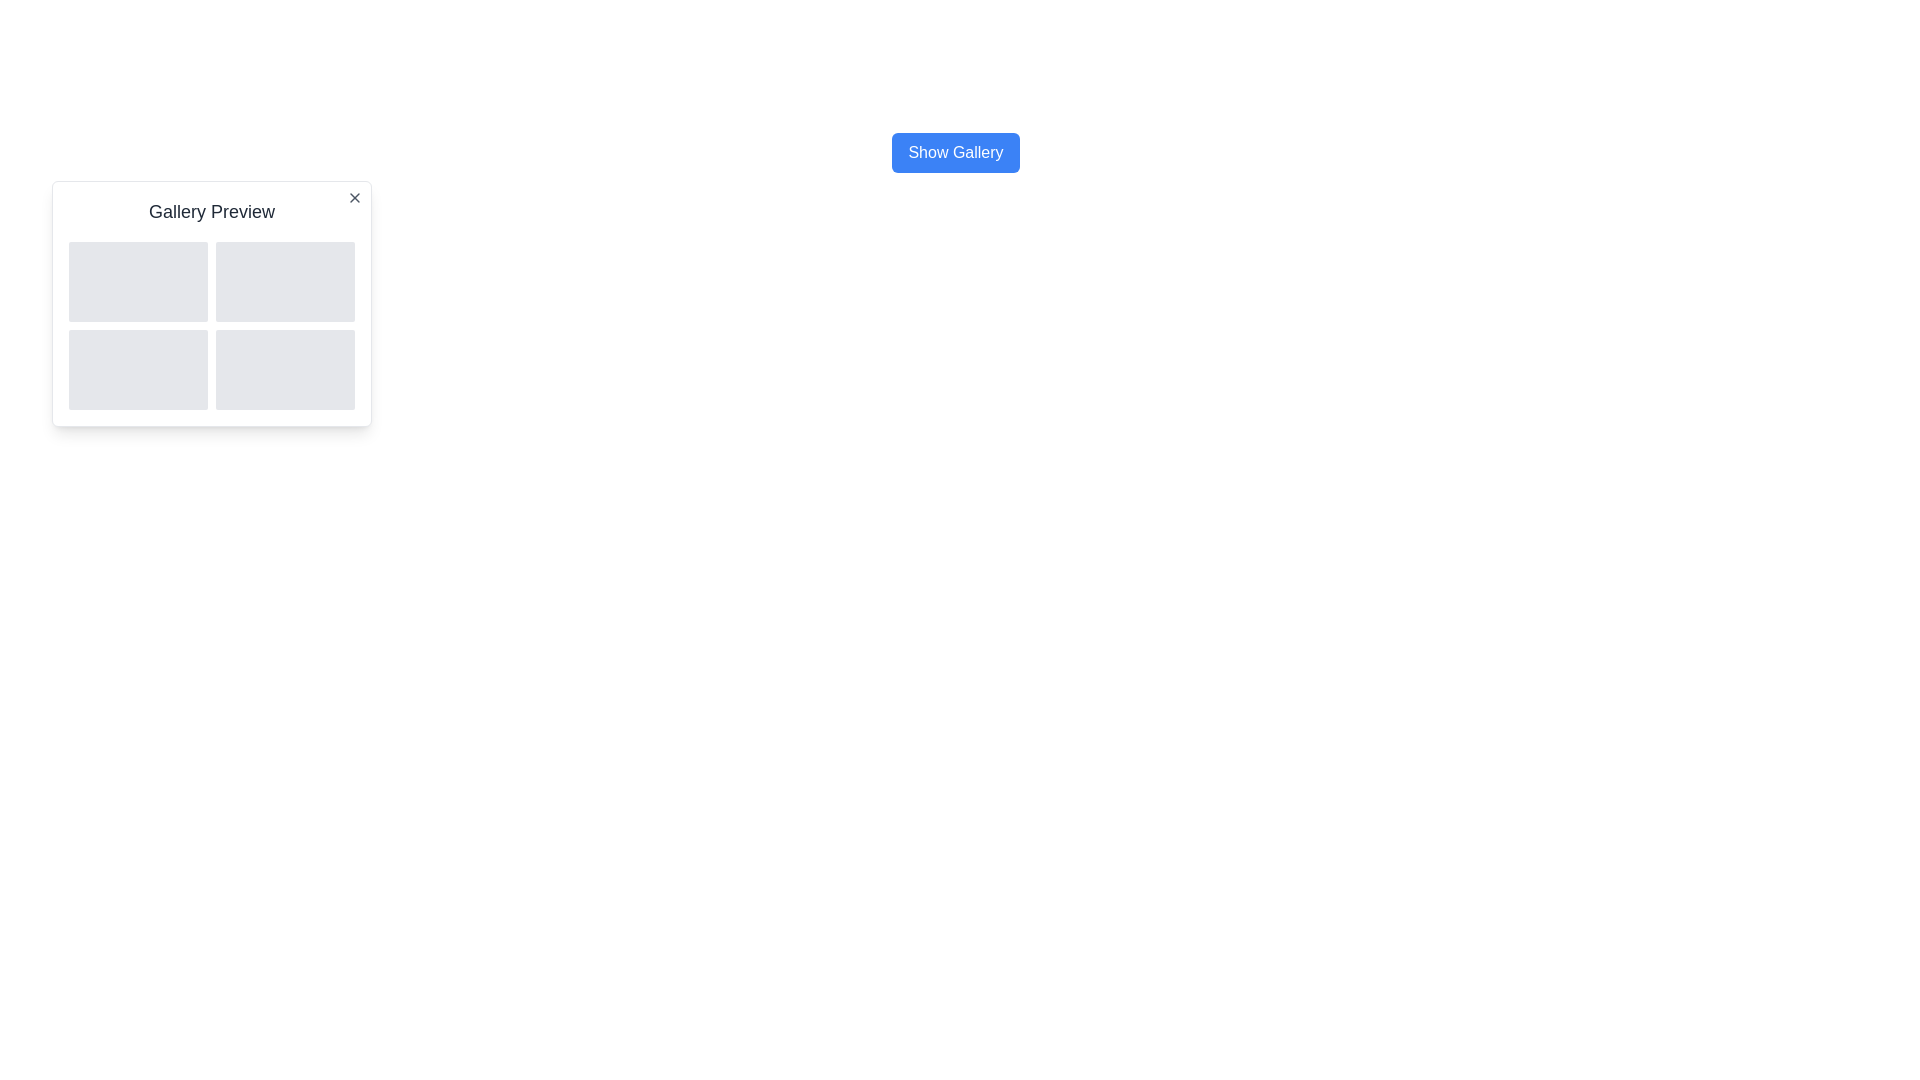 This screenshot has height=1080, width=1920. Describe the element at coordinates (954, 152) in the screenshot. I see `the gallery preview button located in the top section of the layout` at that location.